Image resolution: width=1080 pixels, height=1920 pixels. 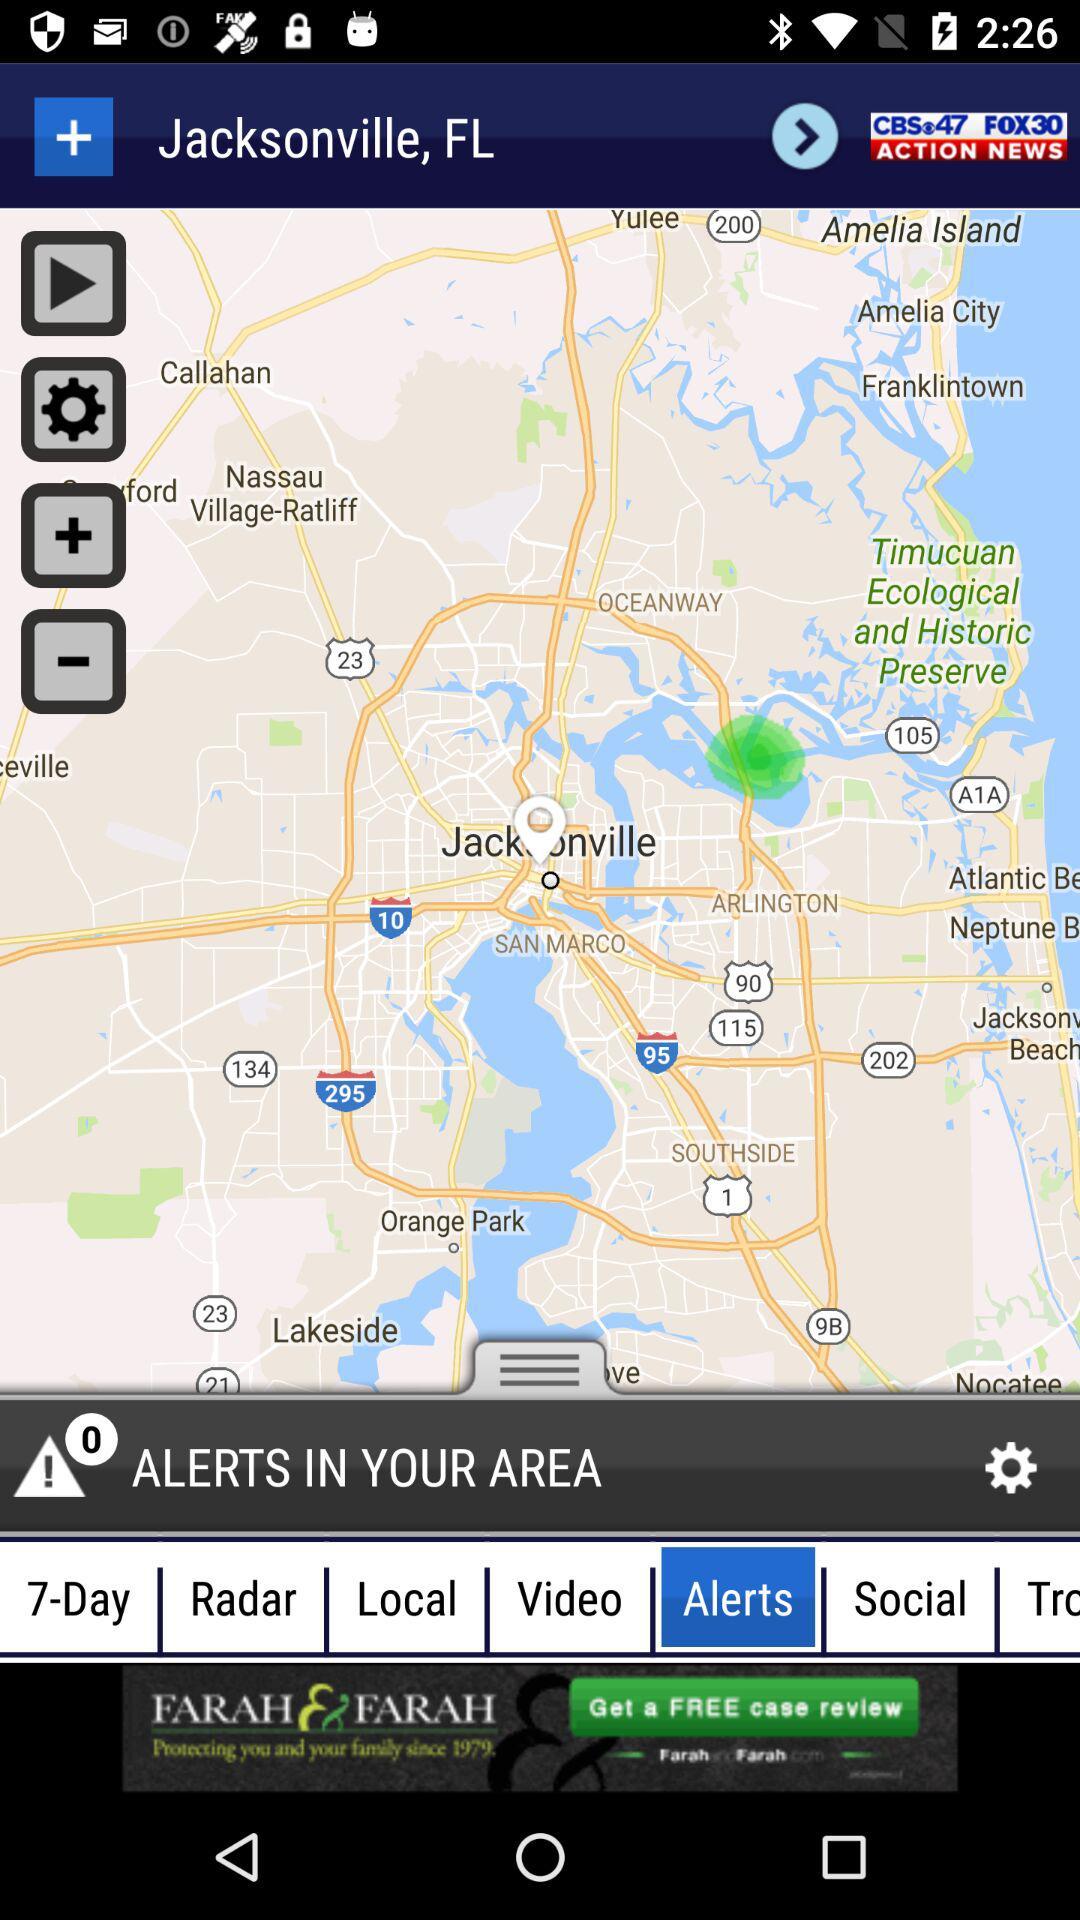 I want to click on the add icon, so click(x=72, y=135).